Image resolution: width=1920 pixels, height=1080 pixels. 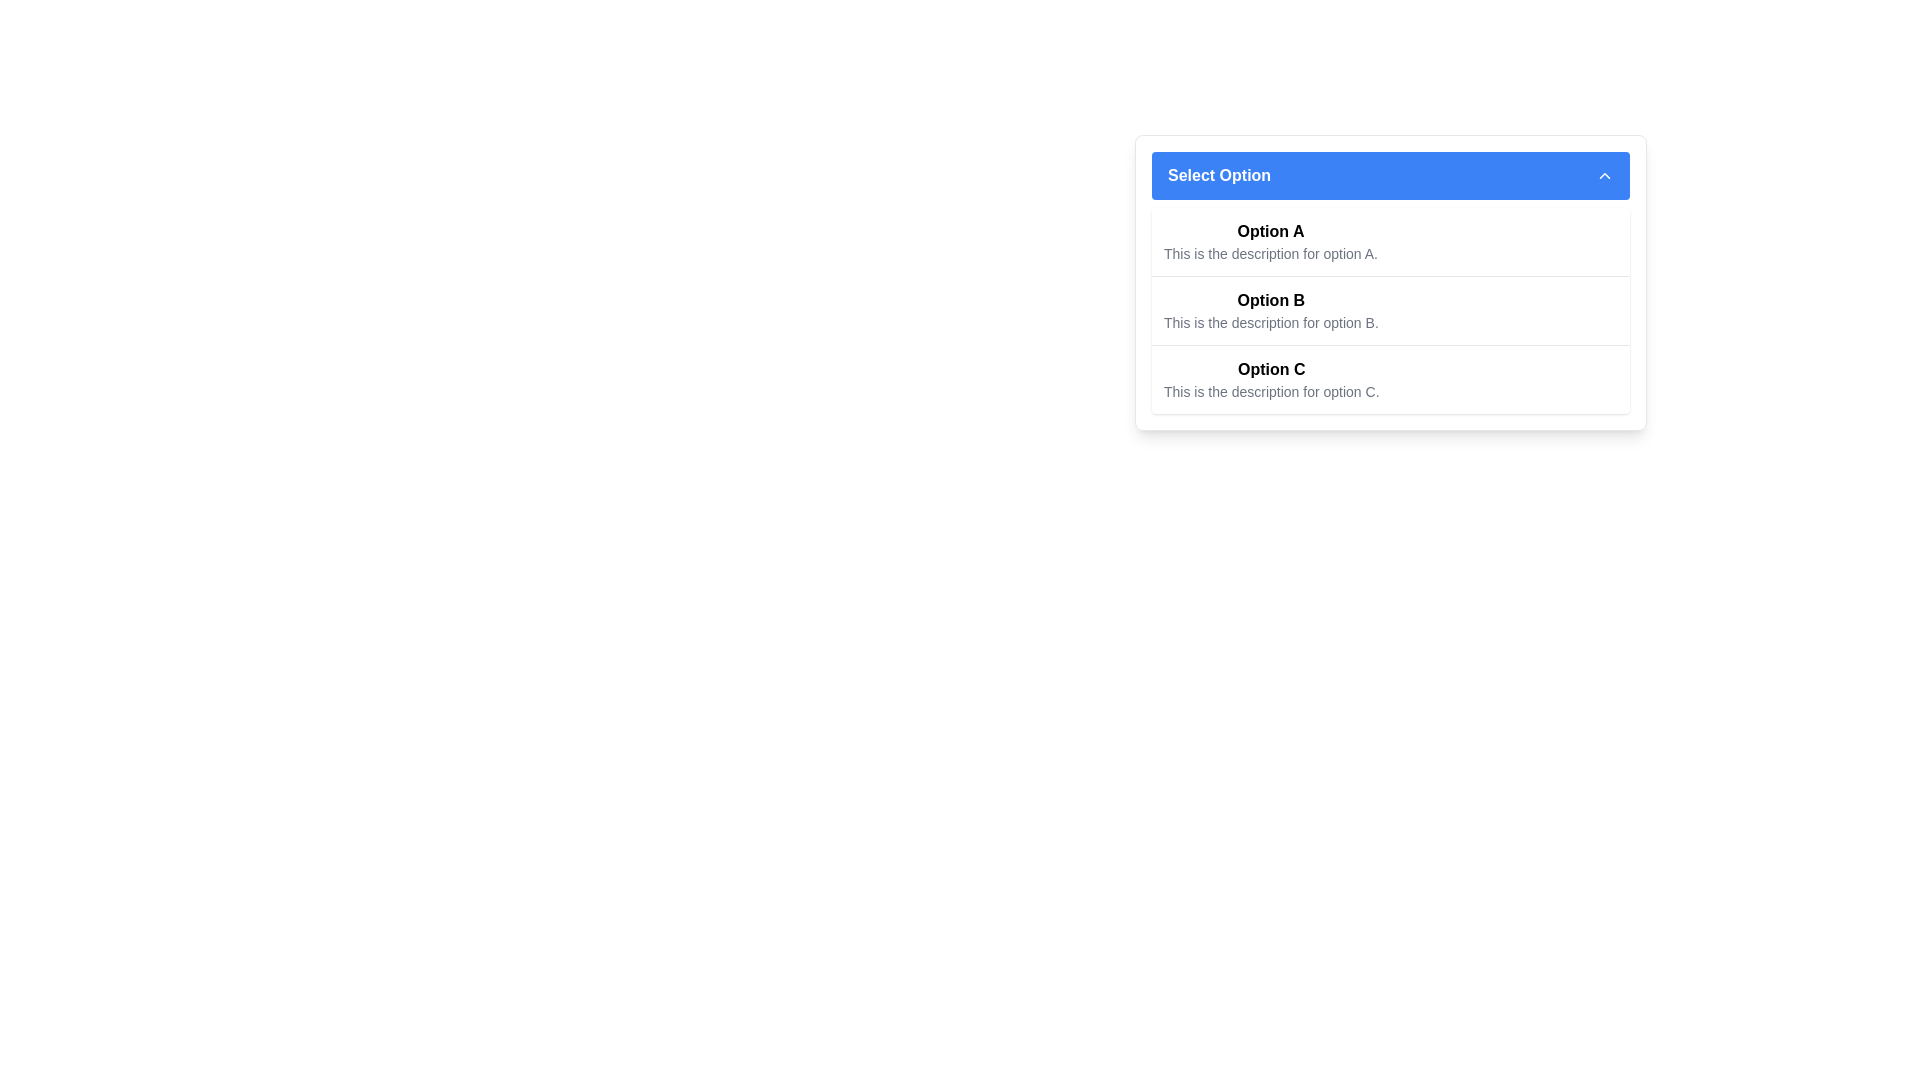 What do you see at coordinates (1390, 380) in the screenshot?
I see `to select the option labeled 'Option C' in the dropdown menu, which is the third selectable option in the list` at bounding box center [1390, 380].